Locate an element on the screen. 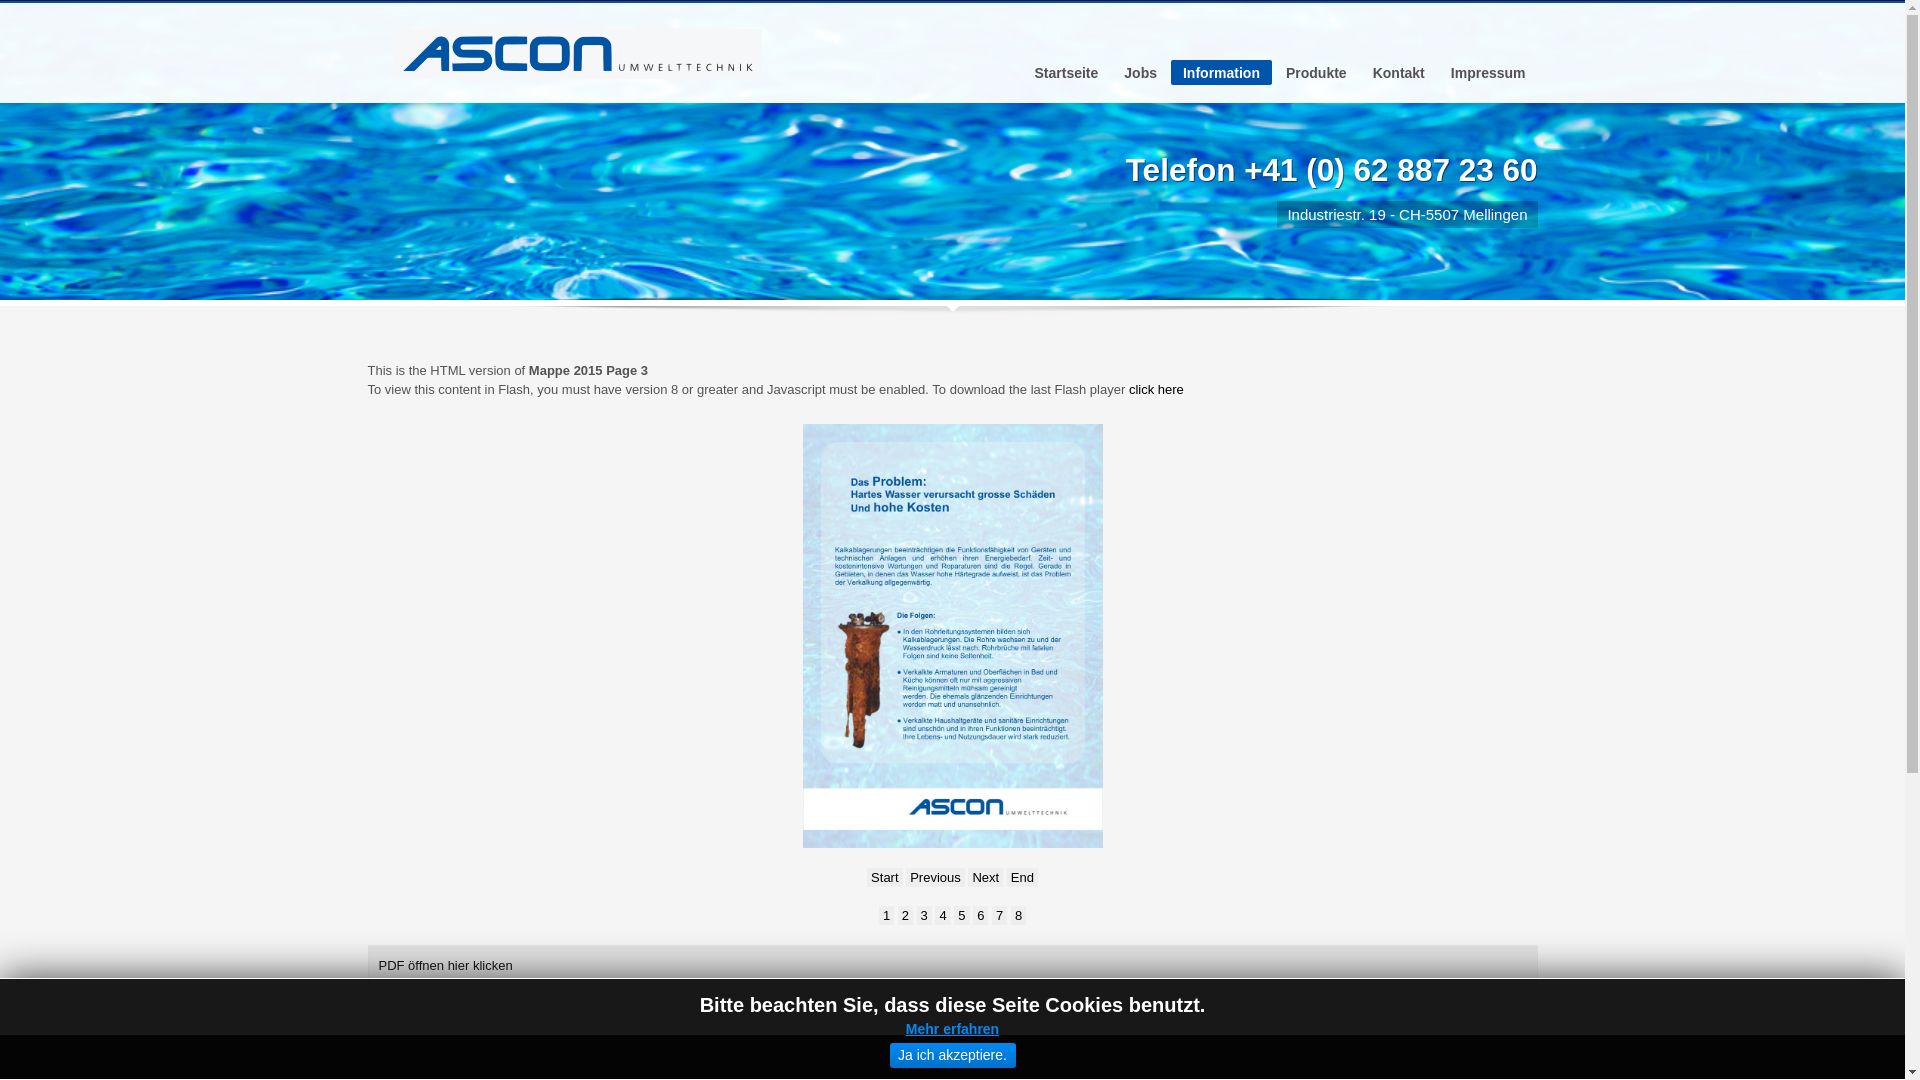 This screenshot has width=1920, height=1080. 'Information' is located at coordinates (1171, 71).